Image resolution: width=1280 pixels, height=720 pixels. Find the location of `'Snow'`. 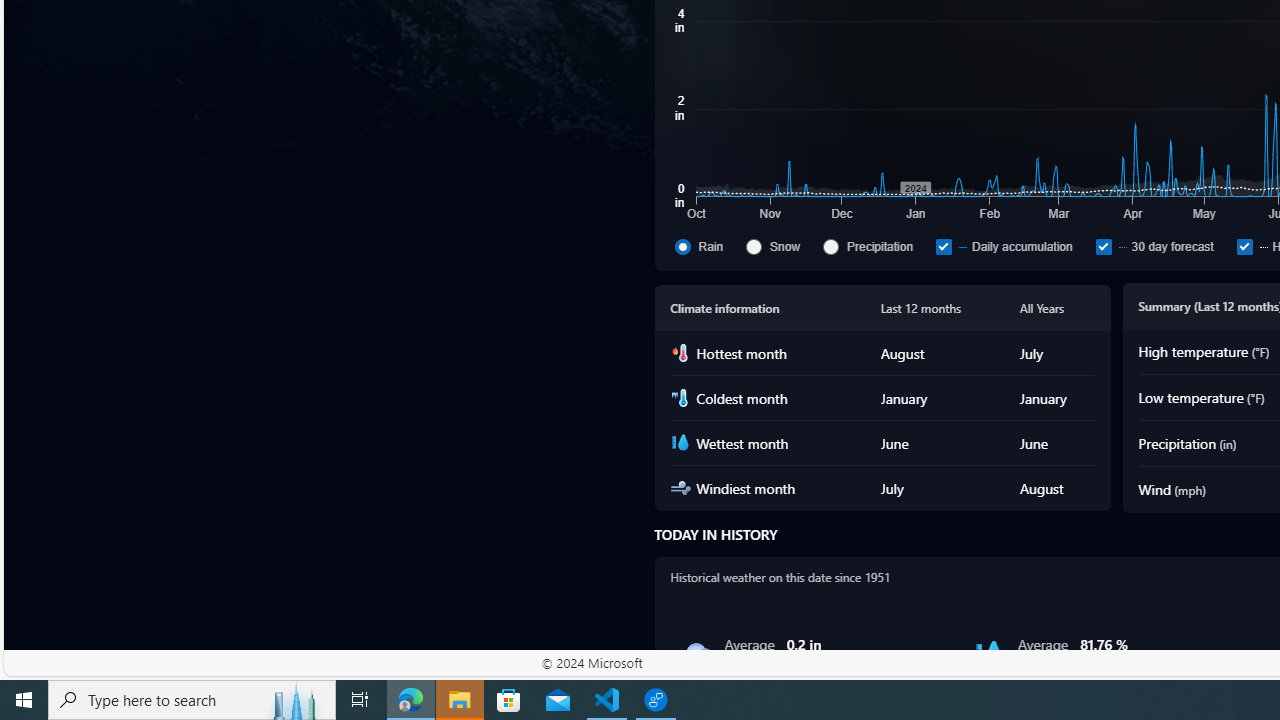

'Snow' is located at coordinates (753, 245).